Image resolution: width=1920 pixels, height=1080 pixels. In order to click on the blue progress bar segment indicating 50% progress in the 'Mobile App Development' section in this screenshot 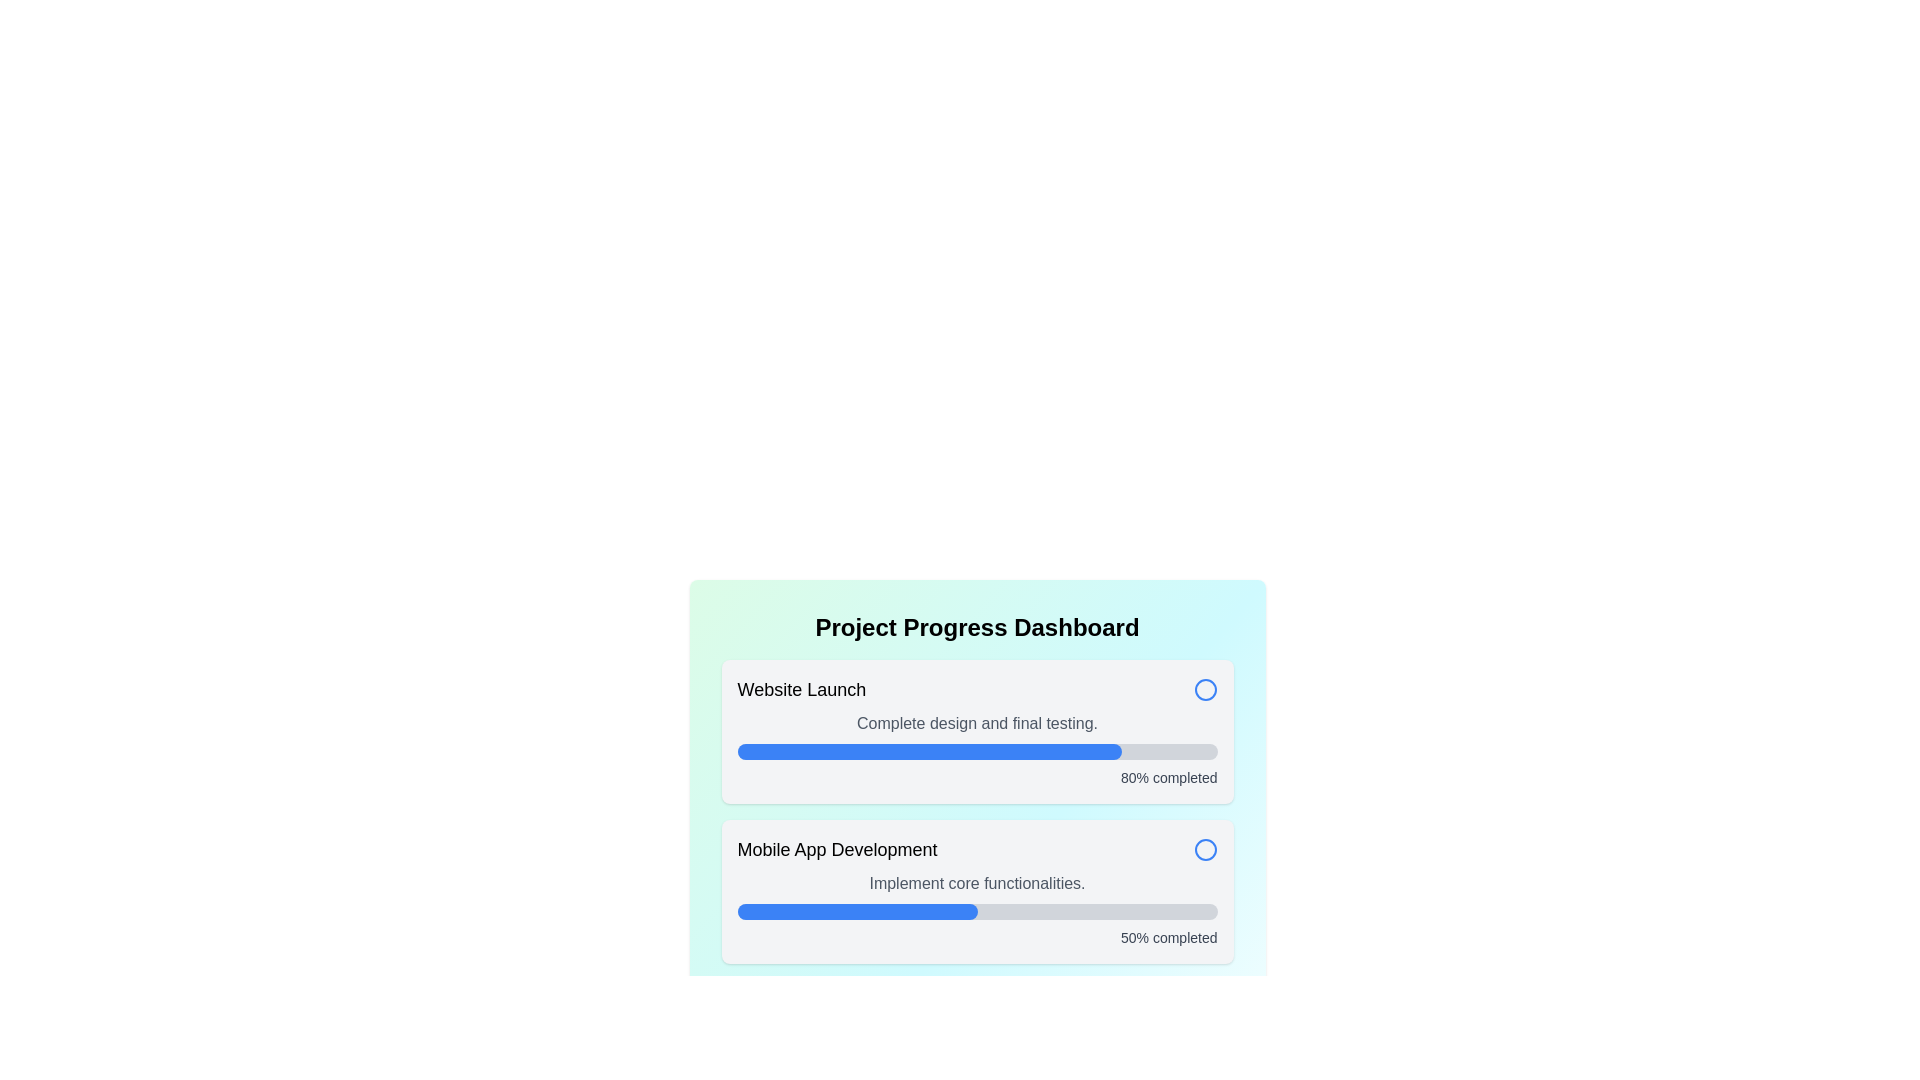, I will do `click(857, 911)`.